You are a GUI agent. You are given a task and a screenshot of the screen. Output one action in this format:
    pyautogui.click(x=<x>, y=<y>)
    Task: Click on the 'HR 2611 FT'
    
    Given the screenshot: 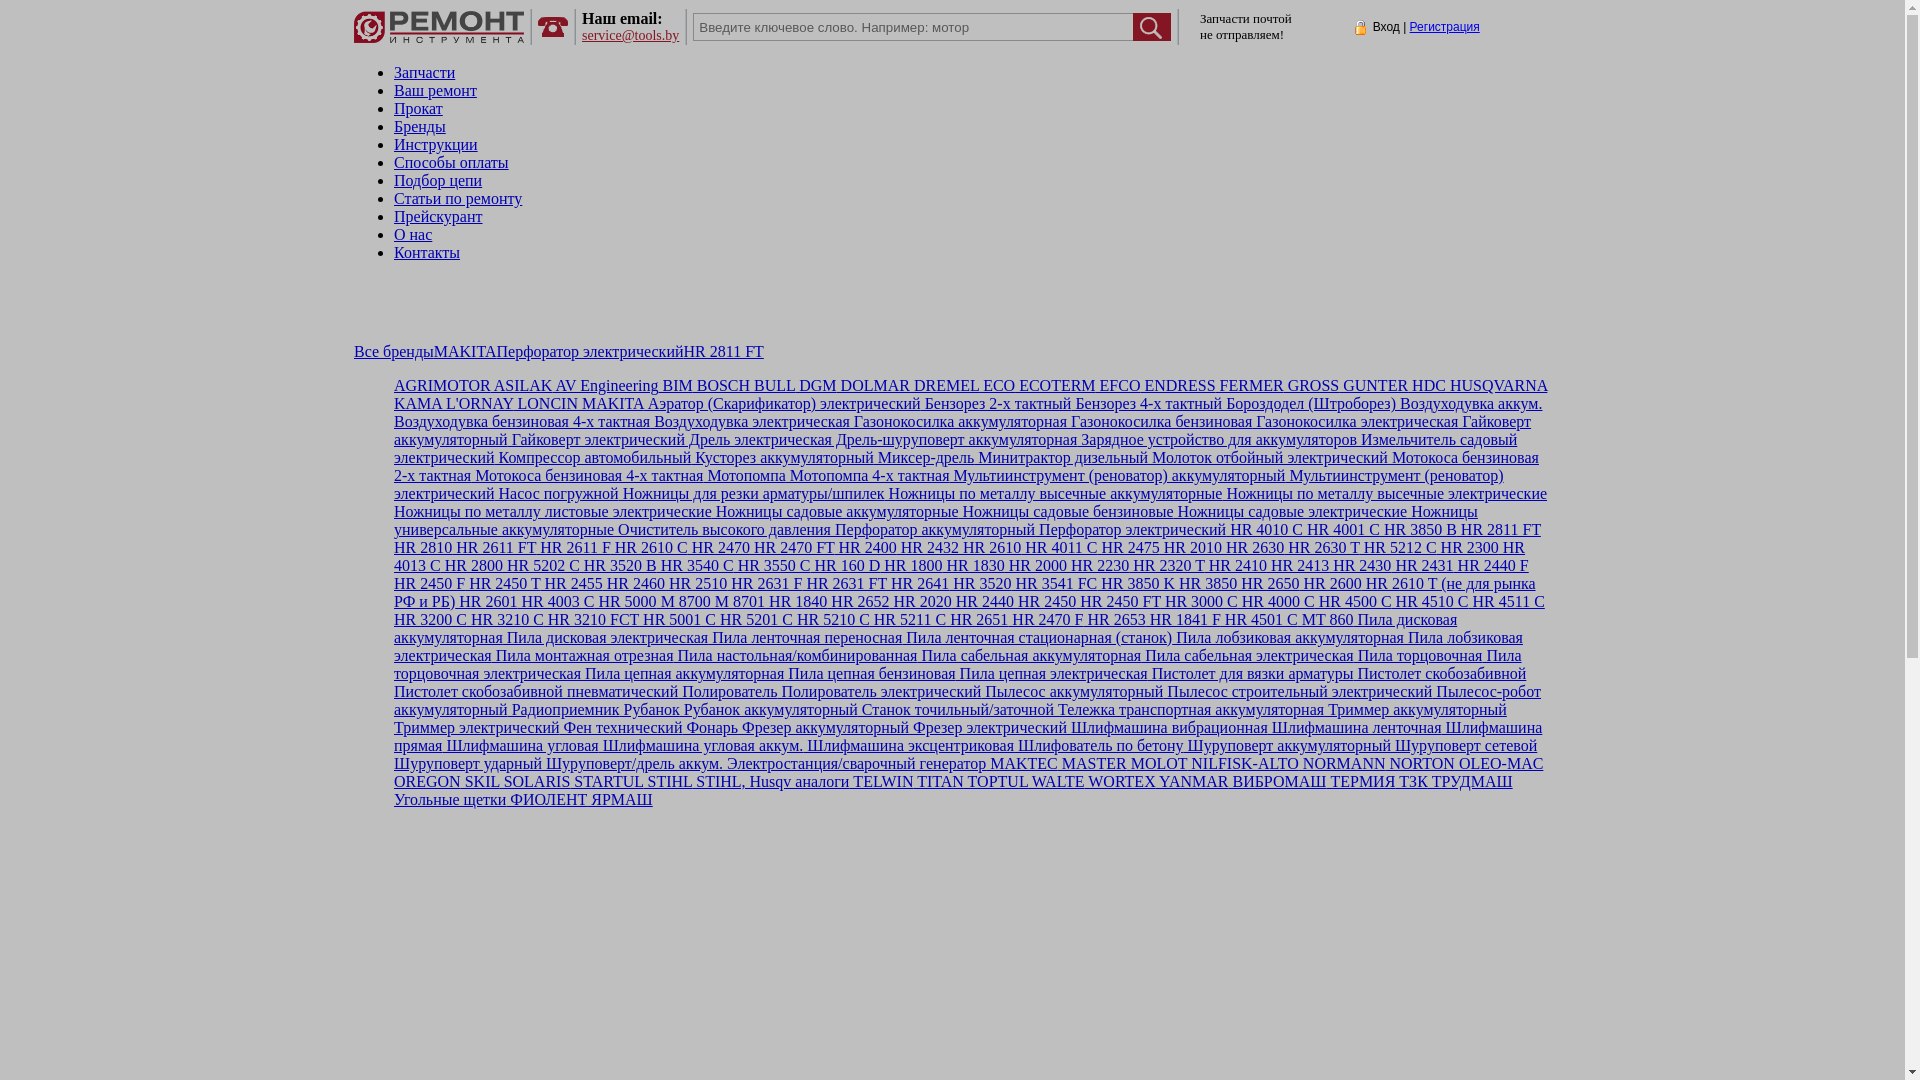 What is the action you would take?
    pyautogui.click(x=494, y=547)
    